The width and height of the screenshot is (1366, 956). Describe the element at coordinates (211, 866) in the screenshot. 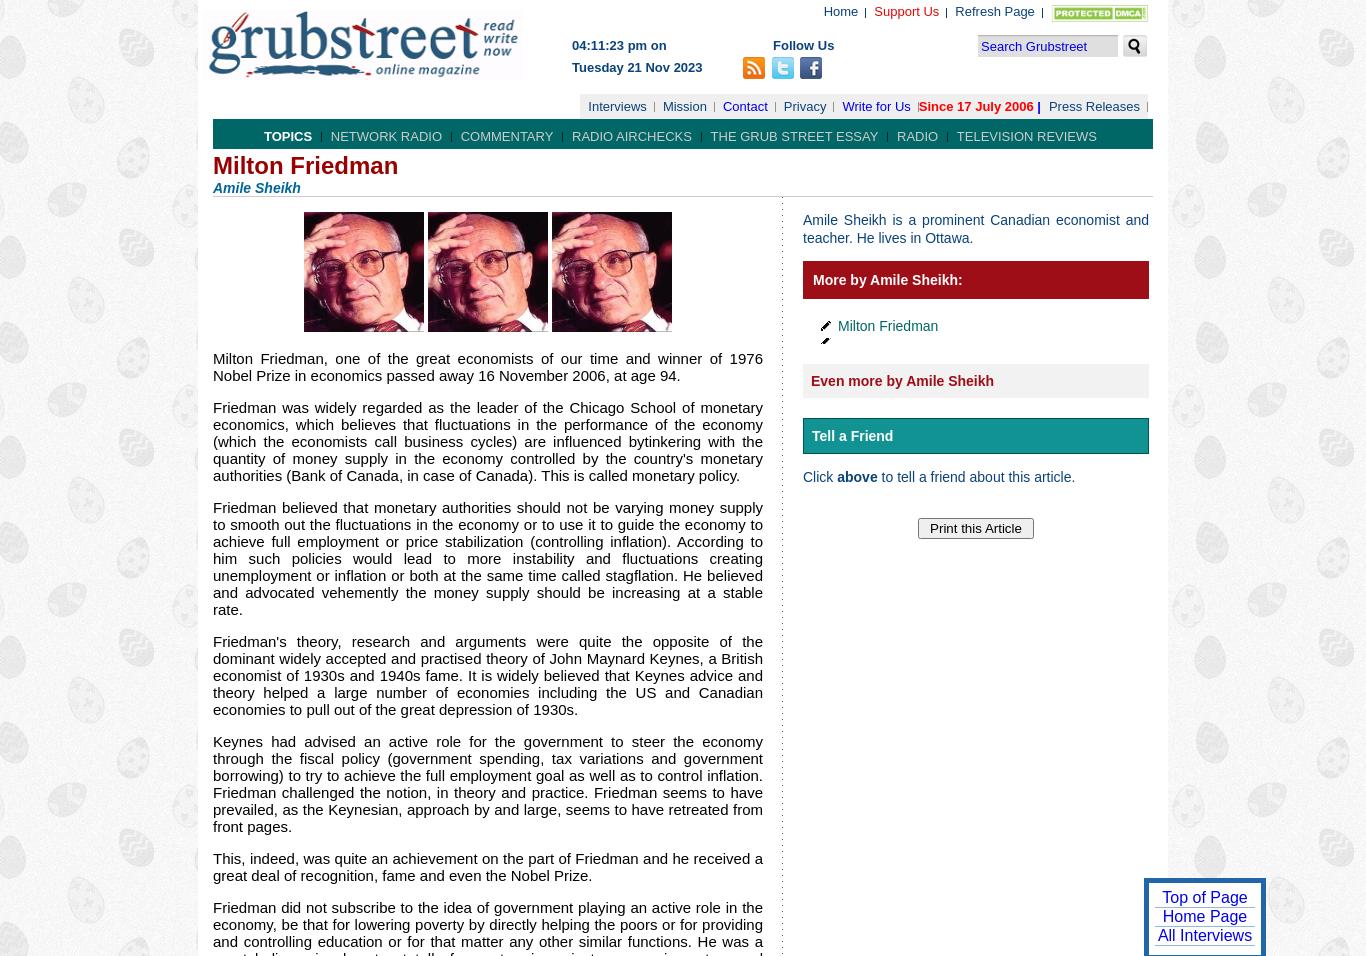

I see `'This, indeed, was quite an achievement on the  part of Friedman and he received a great deal of  recognition, fame and even the Nobel Prize.'` at that location.